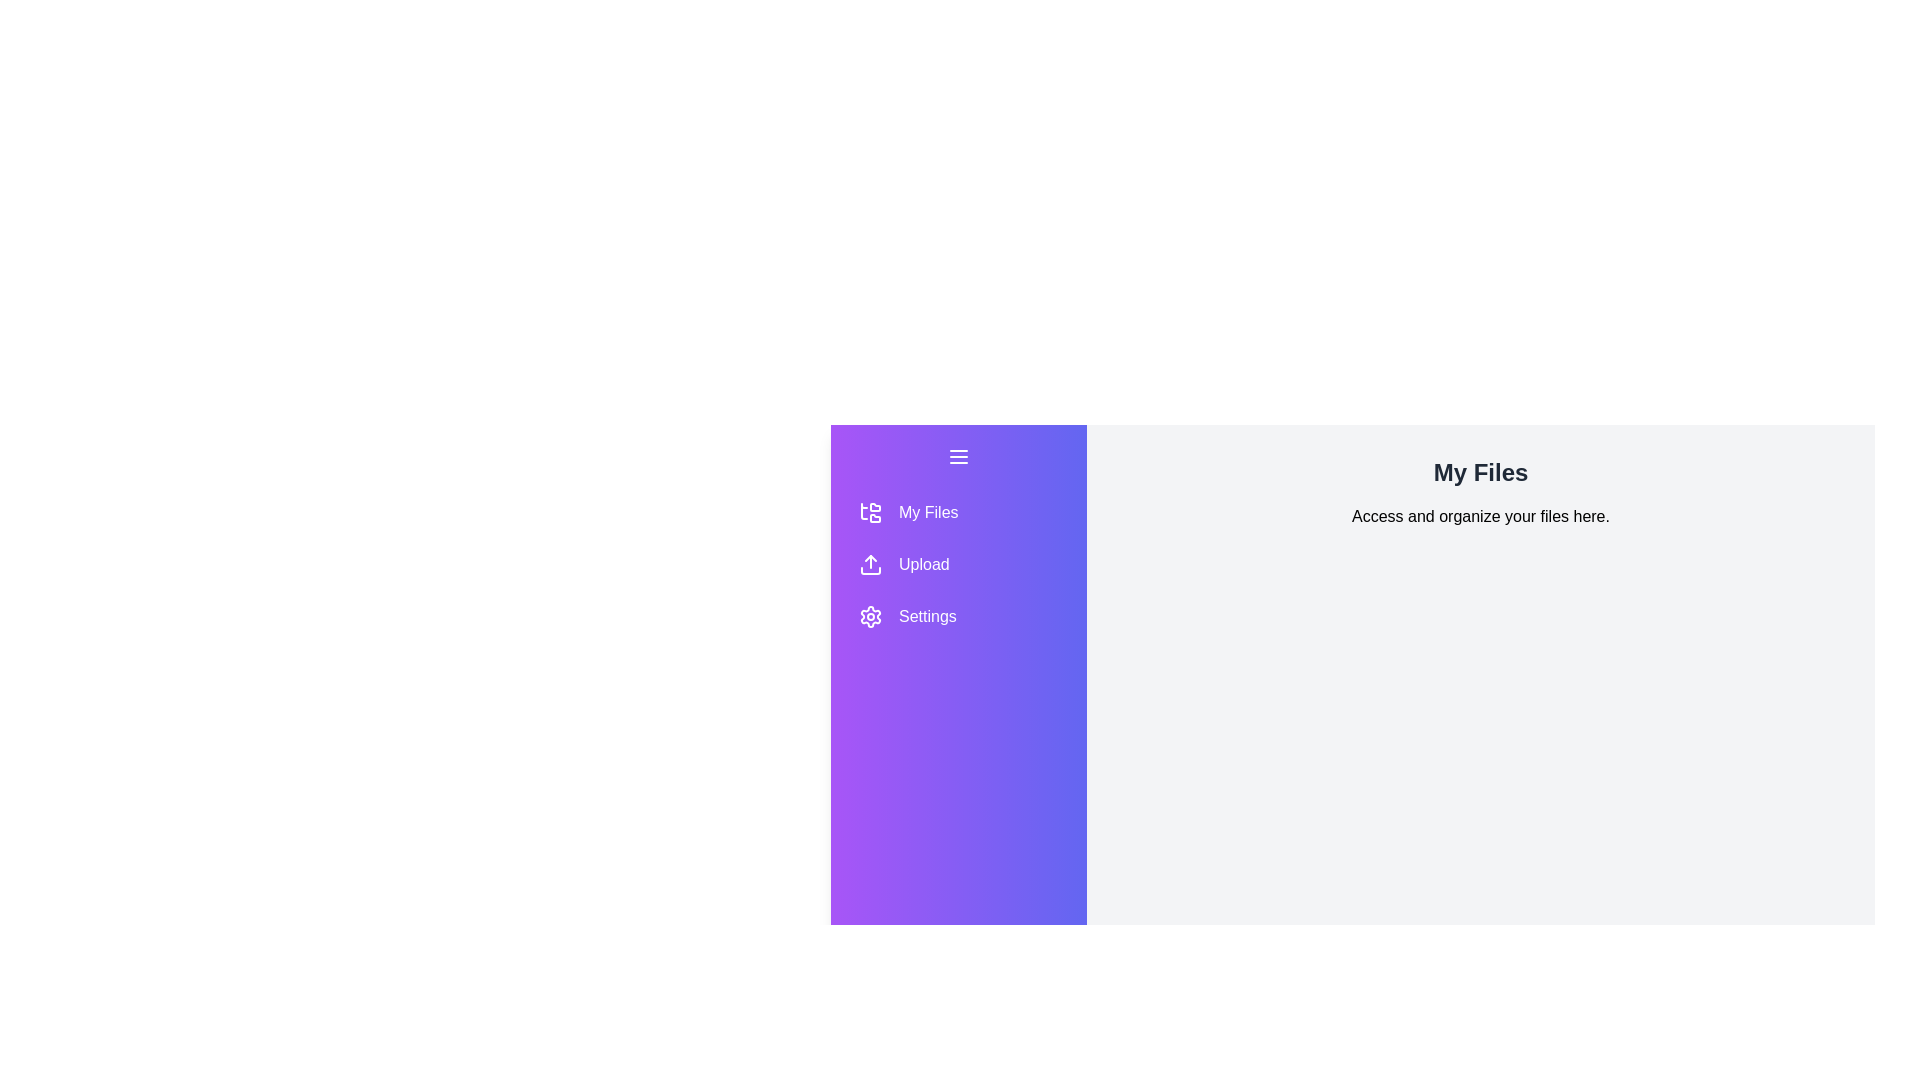 Image resolution: width=1920 pixels, height=1080 pixels. What do you see at coordinates (958, 564) in the screenshot?
I see `the section button to navigate to Upload` at bounding box center [958, 564].